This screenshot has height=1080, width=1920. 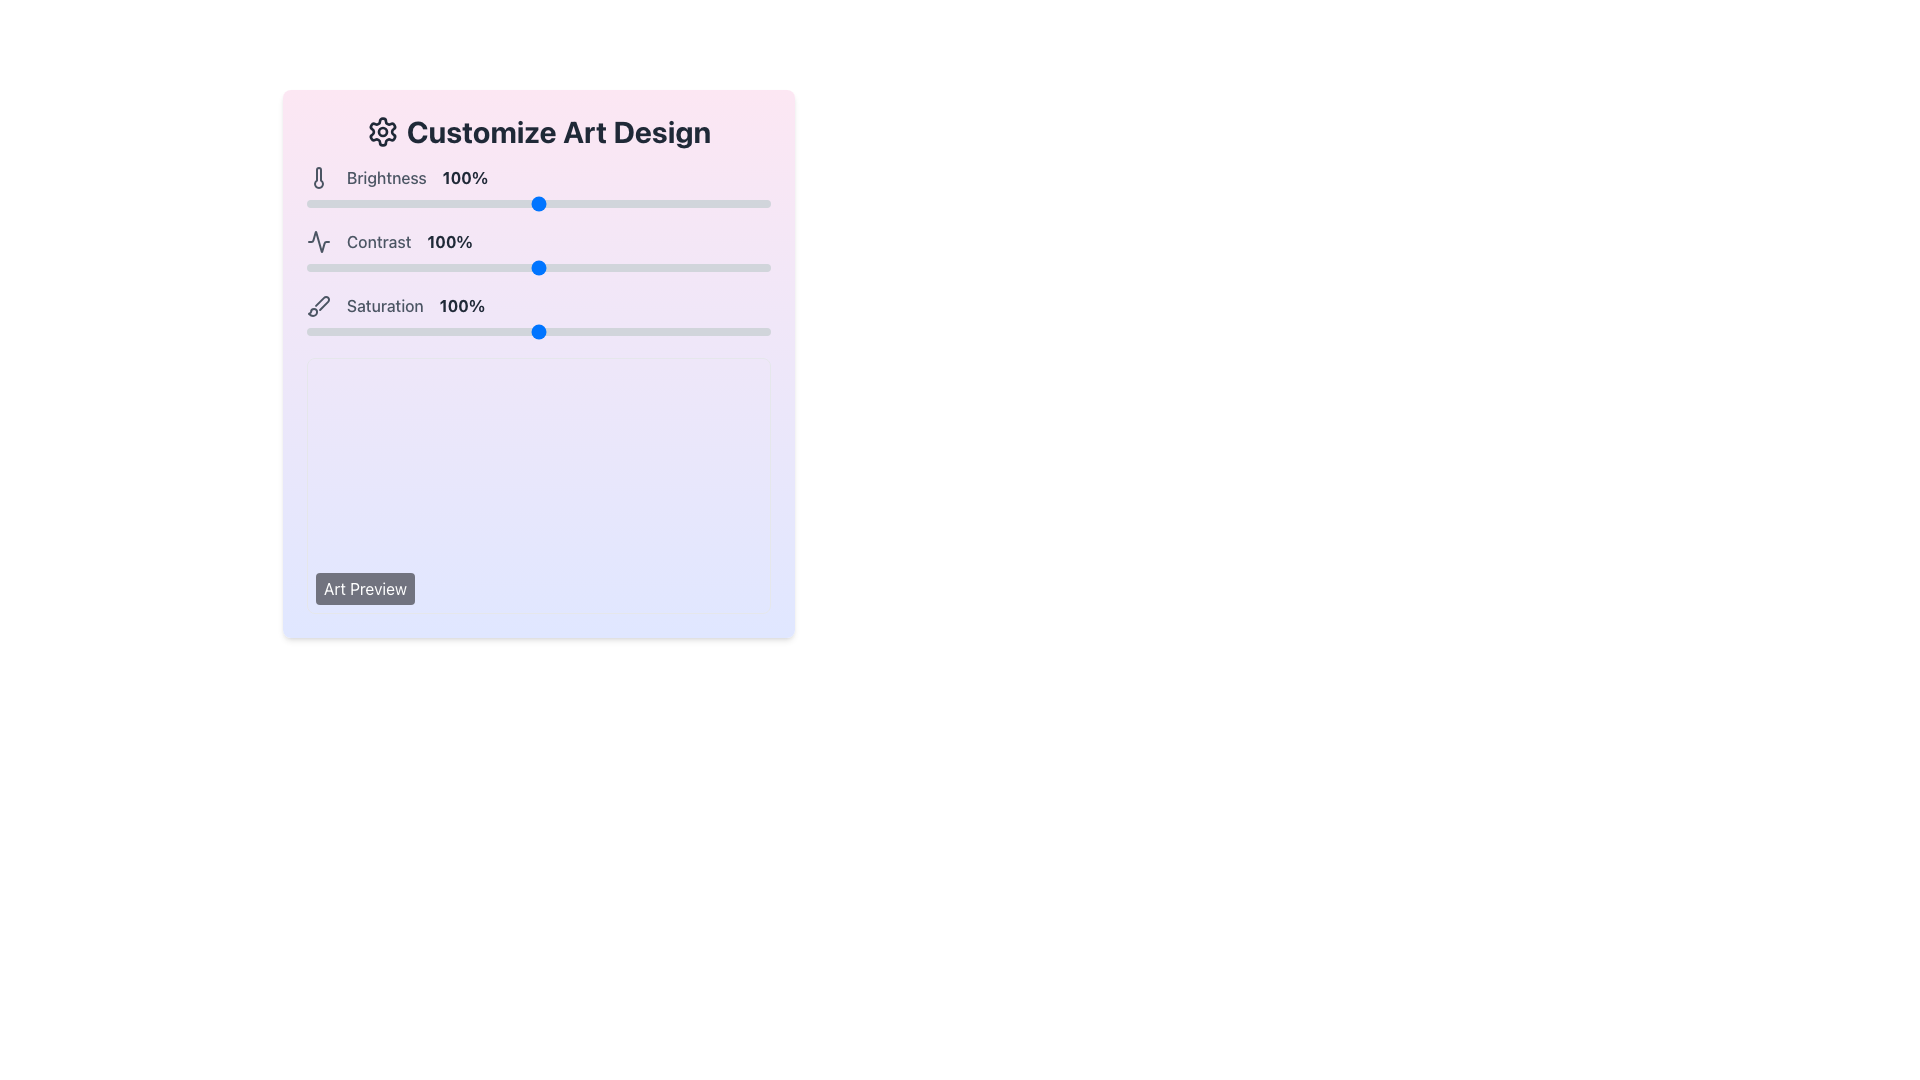 What do you see at coordinates (600, 330) in the screenshot?
I see `the saturation level` at bounding box center [600, 330].